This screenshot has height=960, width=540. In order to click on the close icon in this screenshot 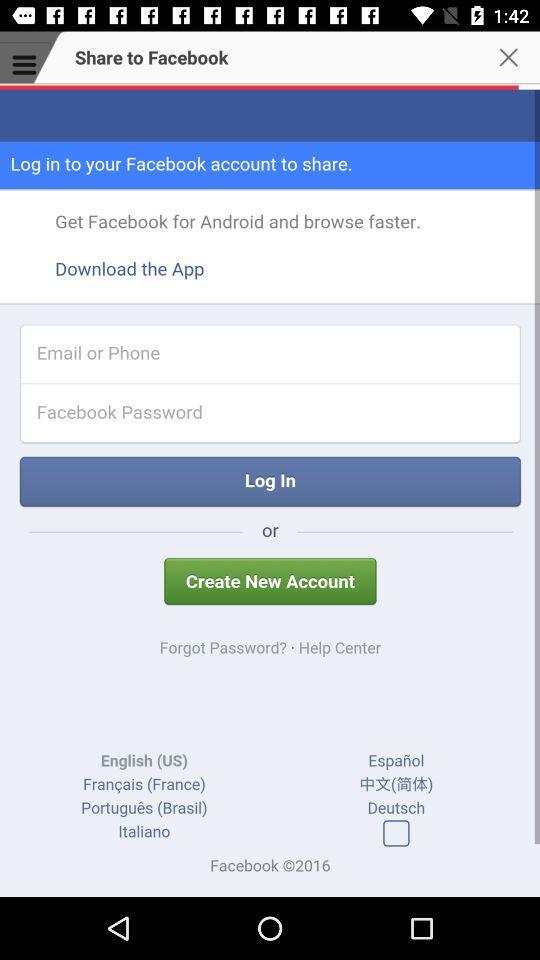, I will do `click(514, 65)`.